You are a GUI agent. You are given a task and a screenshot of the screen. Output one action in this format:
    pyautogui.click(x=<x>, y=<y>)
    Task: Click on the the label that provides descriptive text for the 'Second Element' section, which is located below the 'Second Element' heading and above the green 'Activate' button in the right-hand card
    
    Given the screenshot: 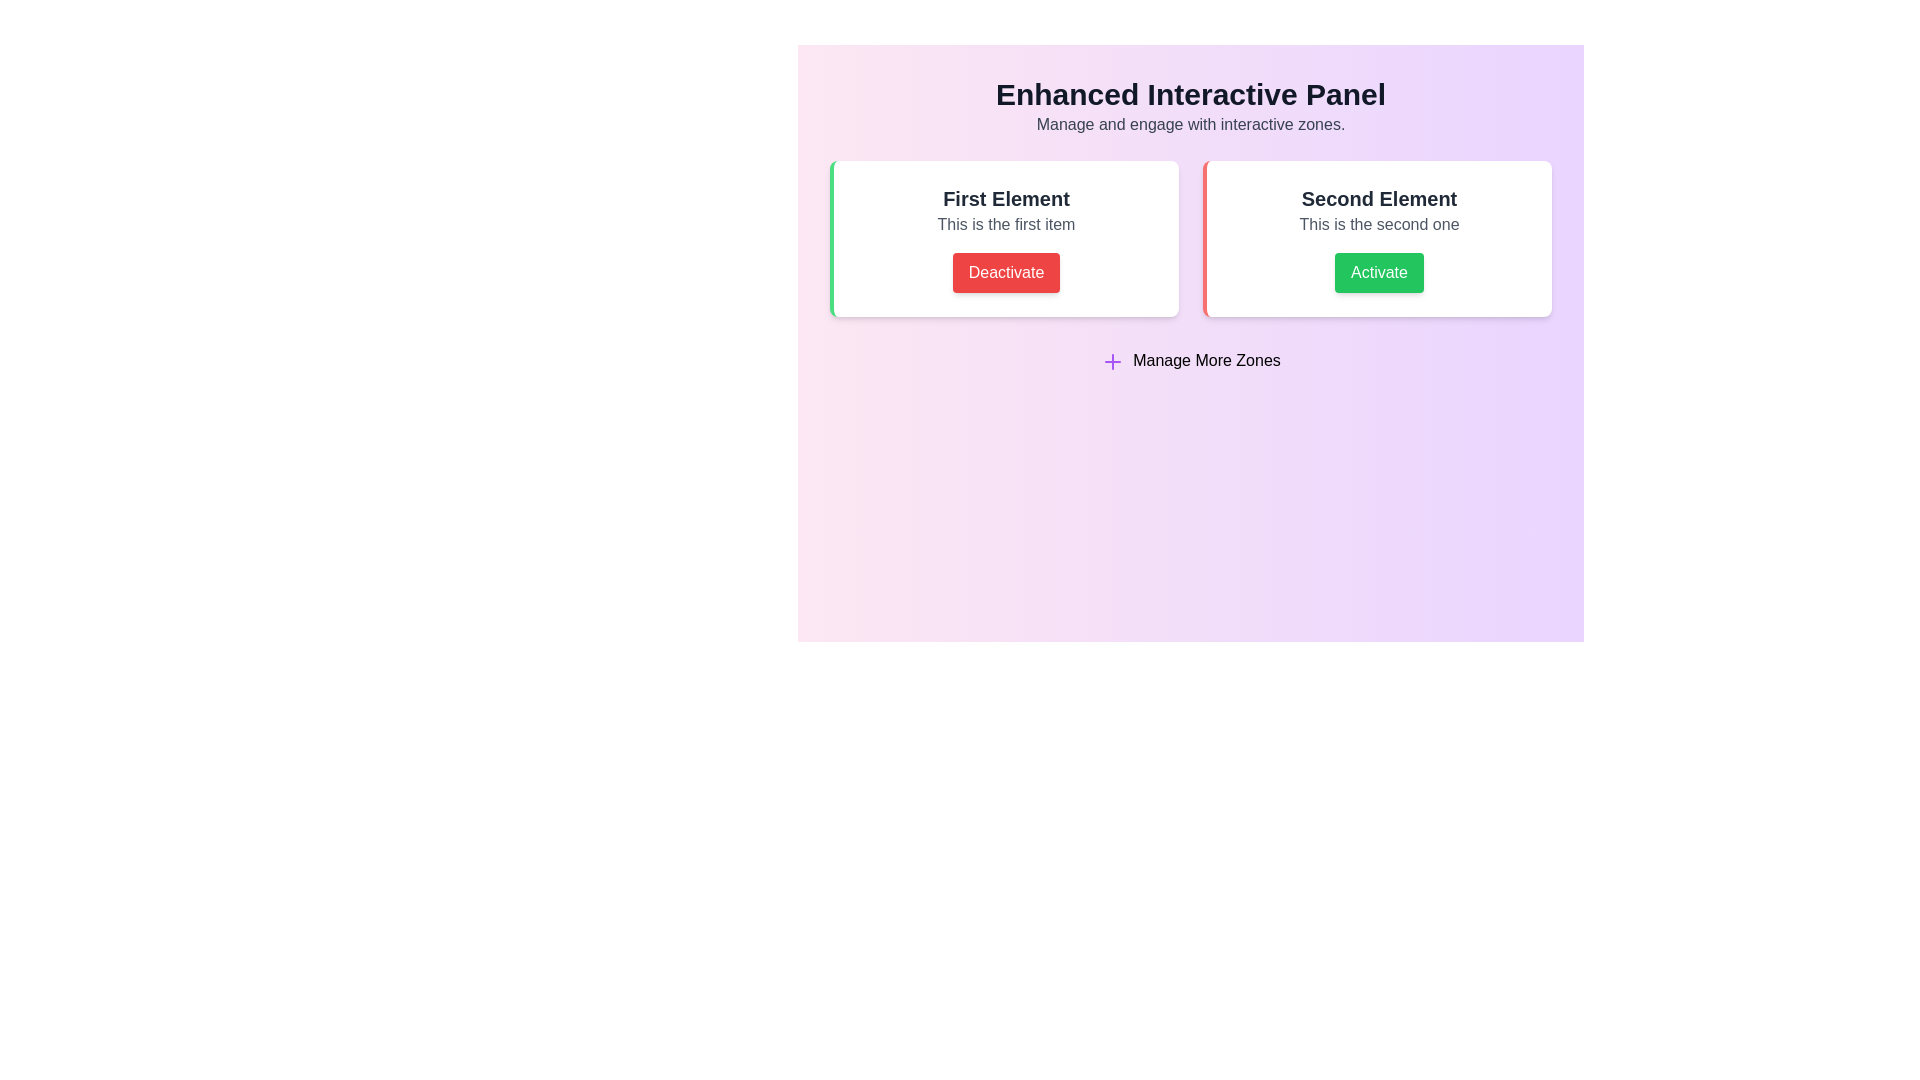 What is the action you would take?
    pyautogui.click(x=1378, y=224)
    